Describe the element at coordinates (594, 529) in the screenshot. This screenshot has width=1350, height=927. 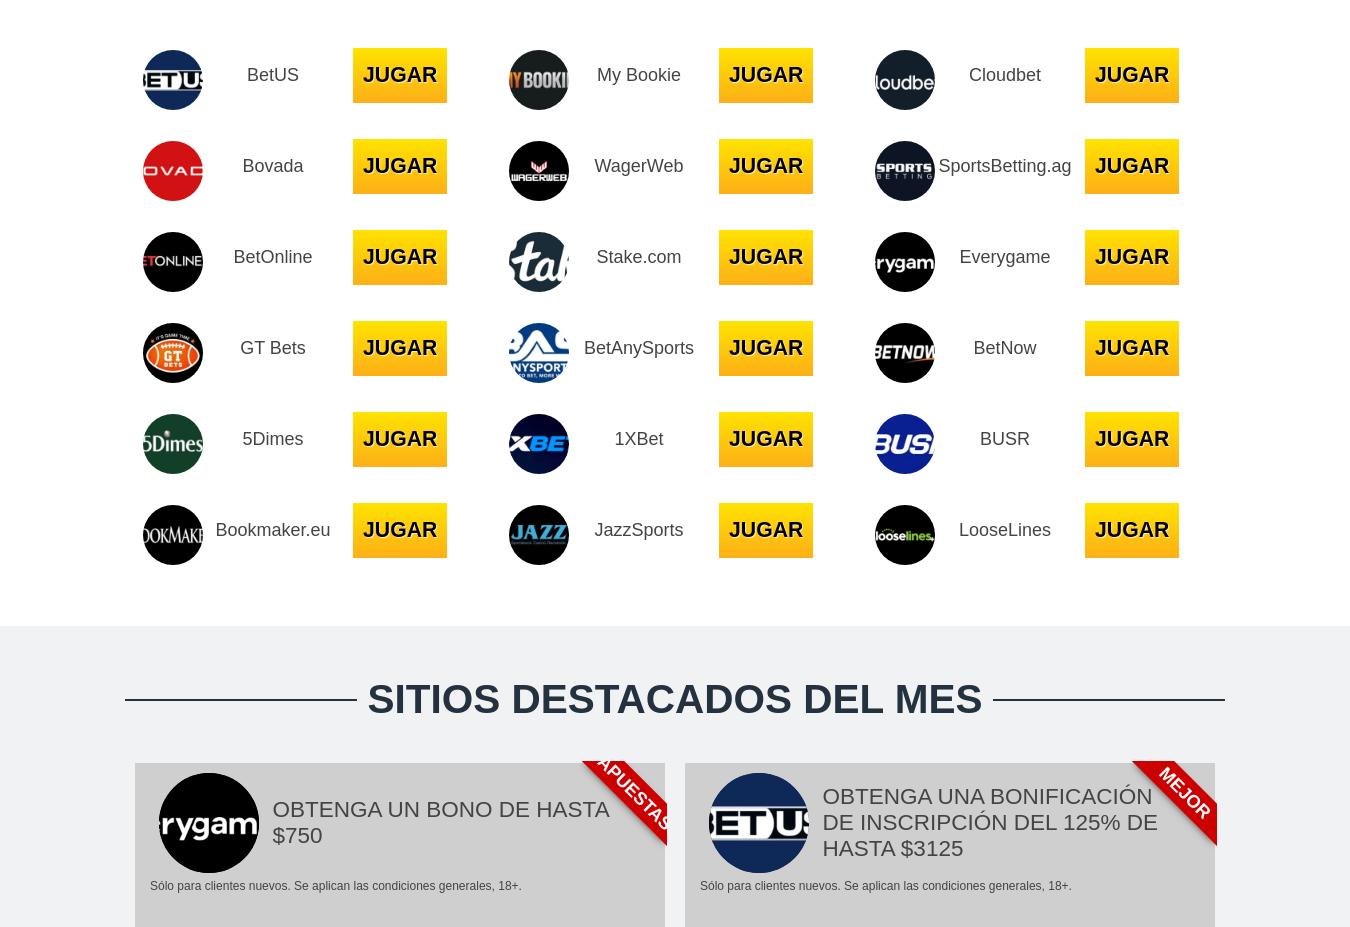
I see `'JazzSports'` at that location.